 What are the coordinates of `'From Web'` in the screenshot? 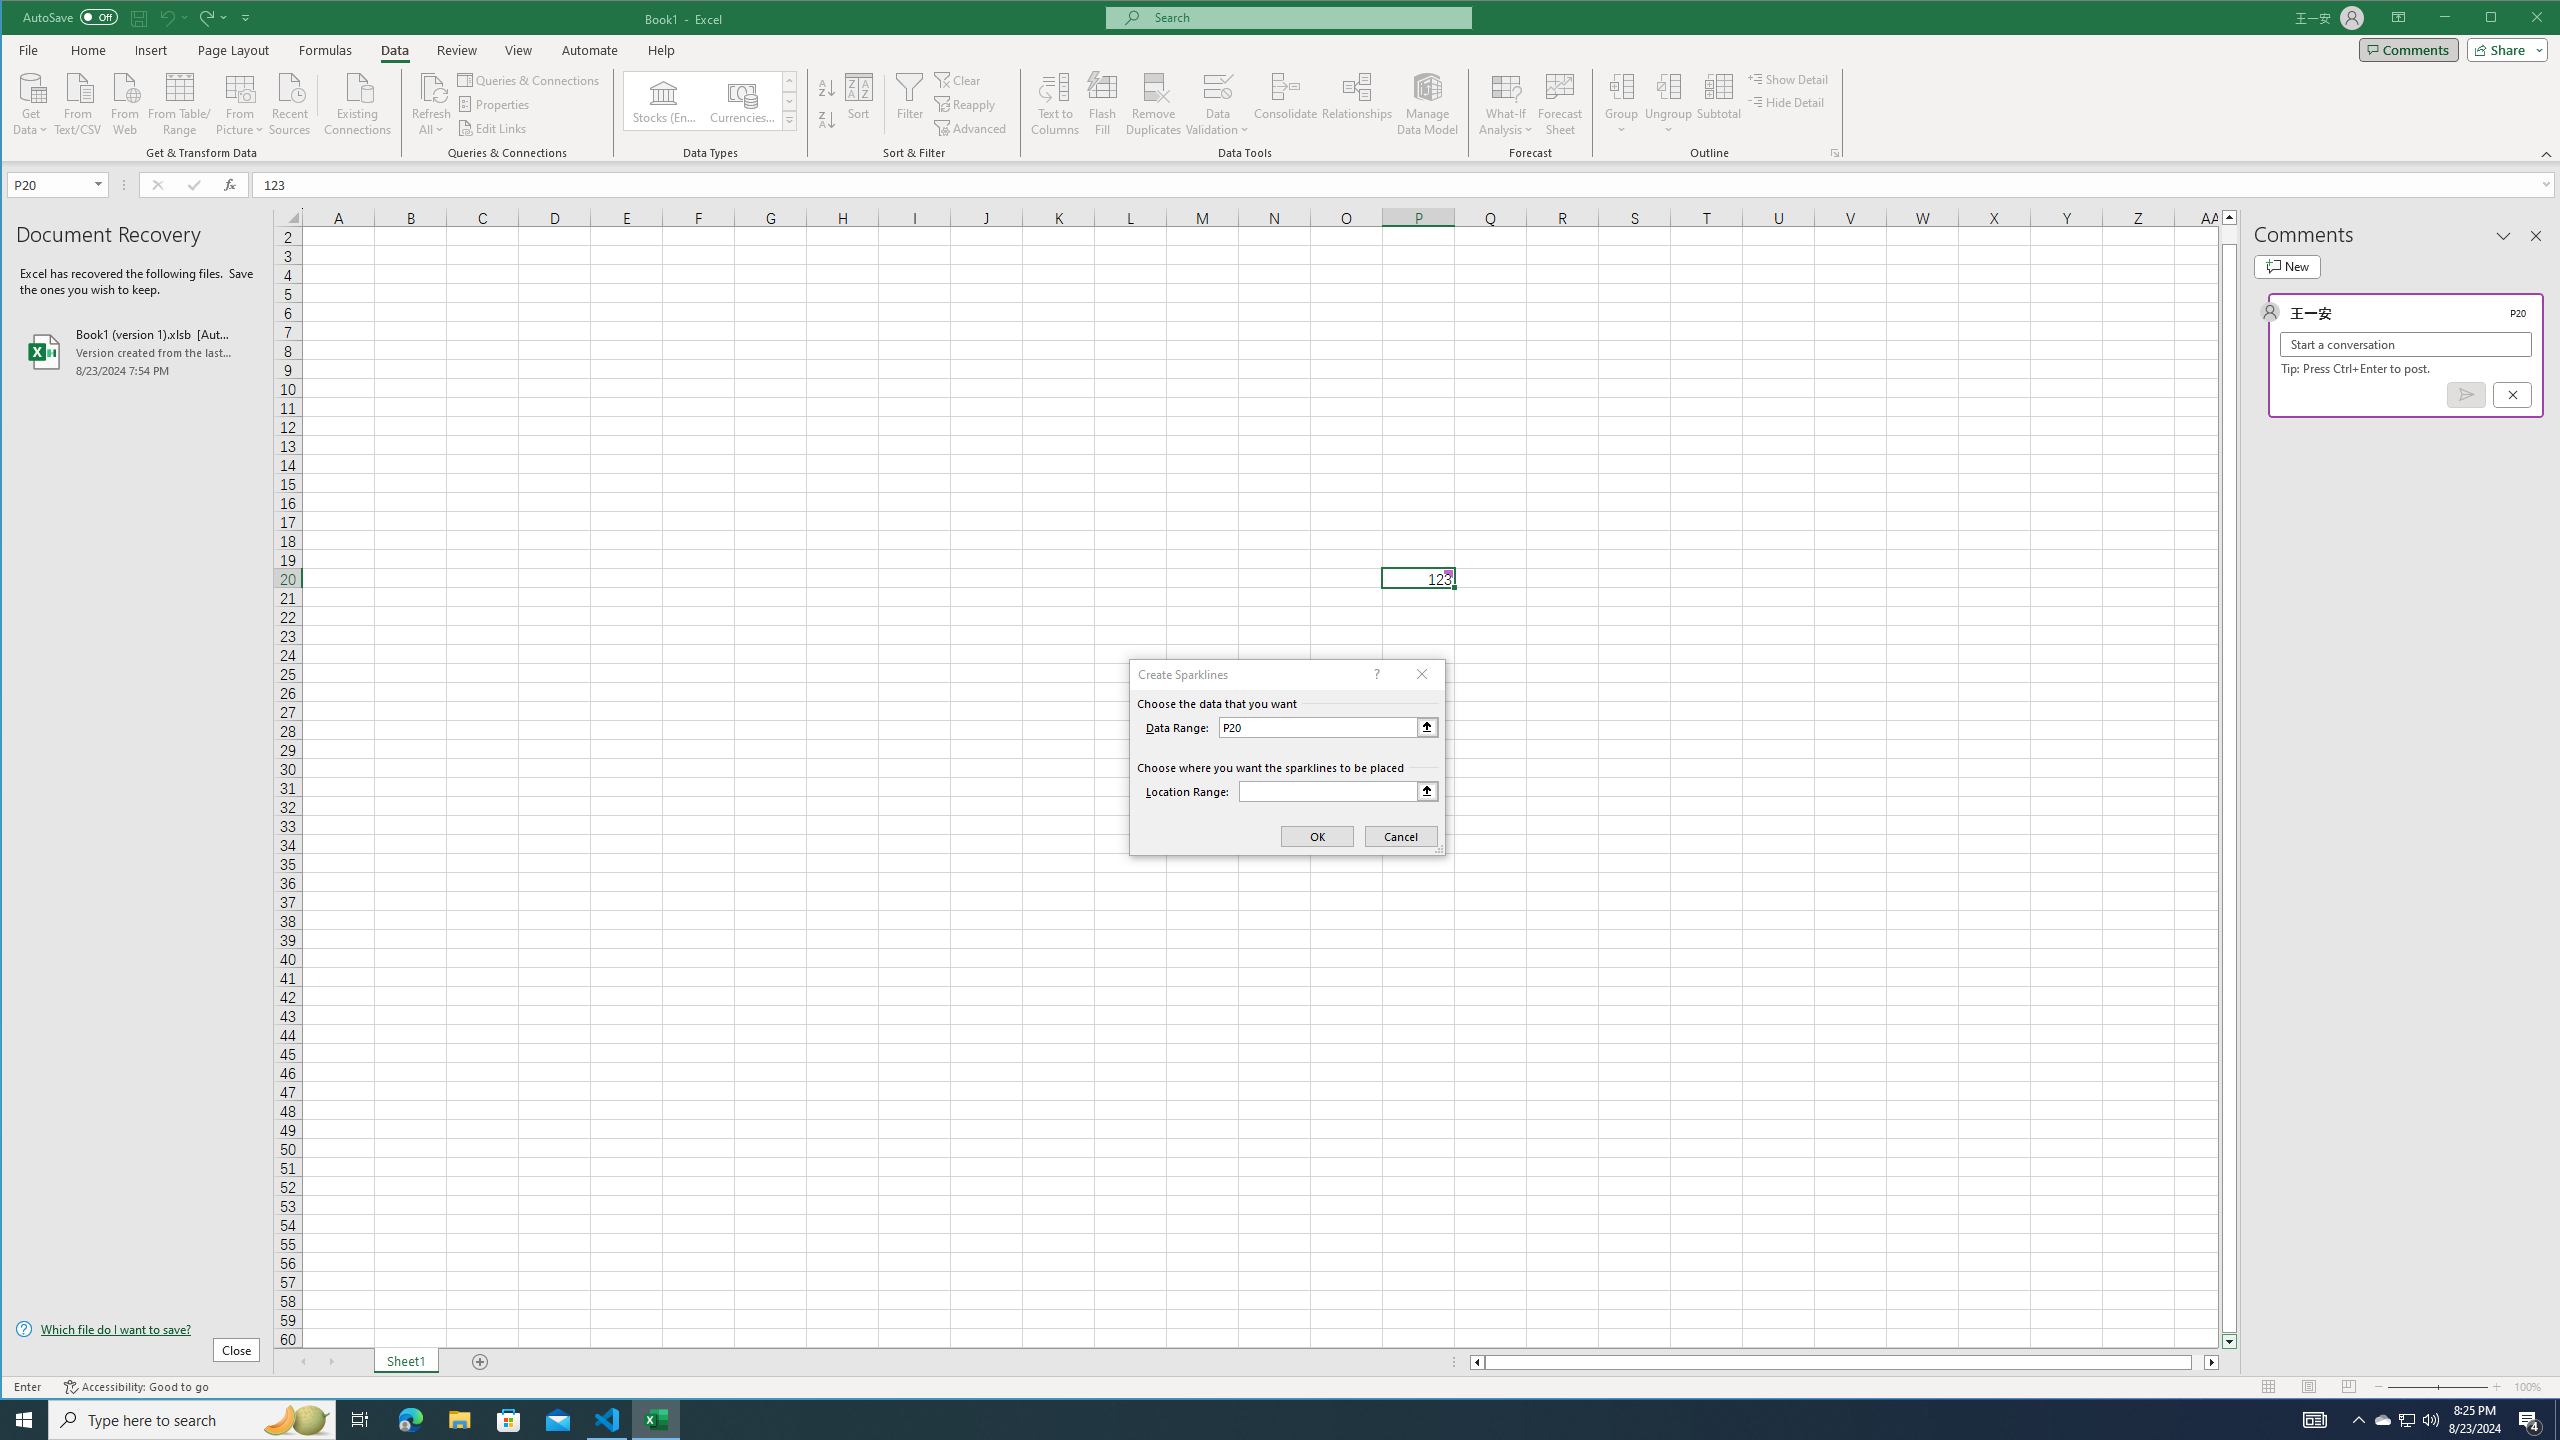 It's located at (125, 102).